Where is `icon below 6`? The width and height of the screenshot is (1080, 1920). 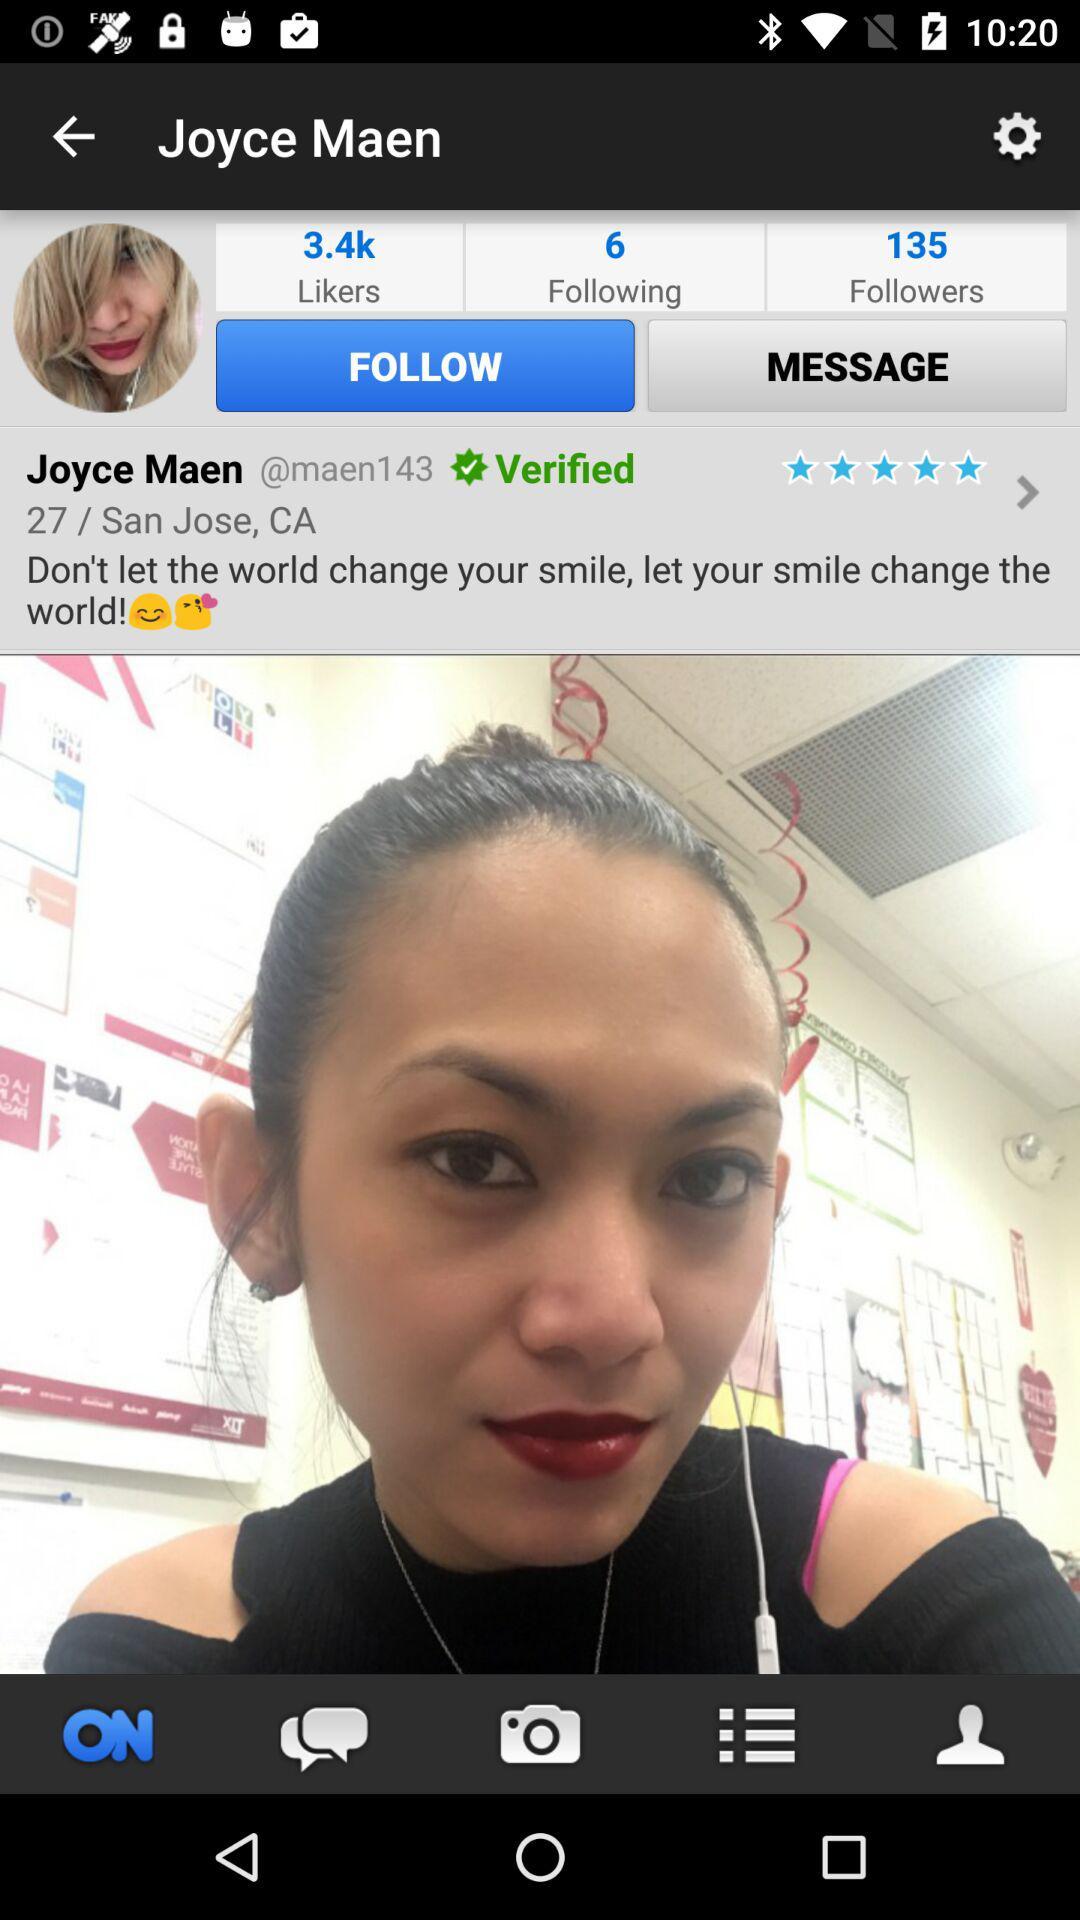
icon below 6 is located at coordinates (613, 288).